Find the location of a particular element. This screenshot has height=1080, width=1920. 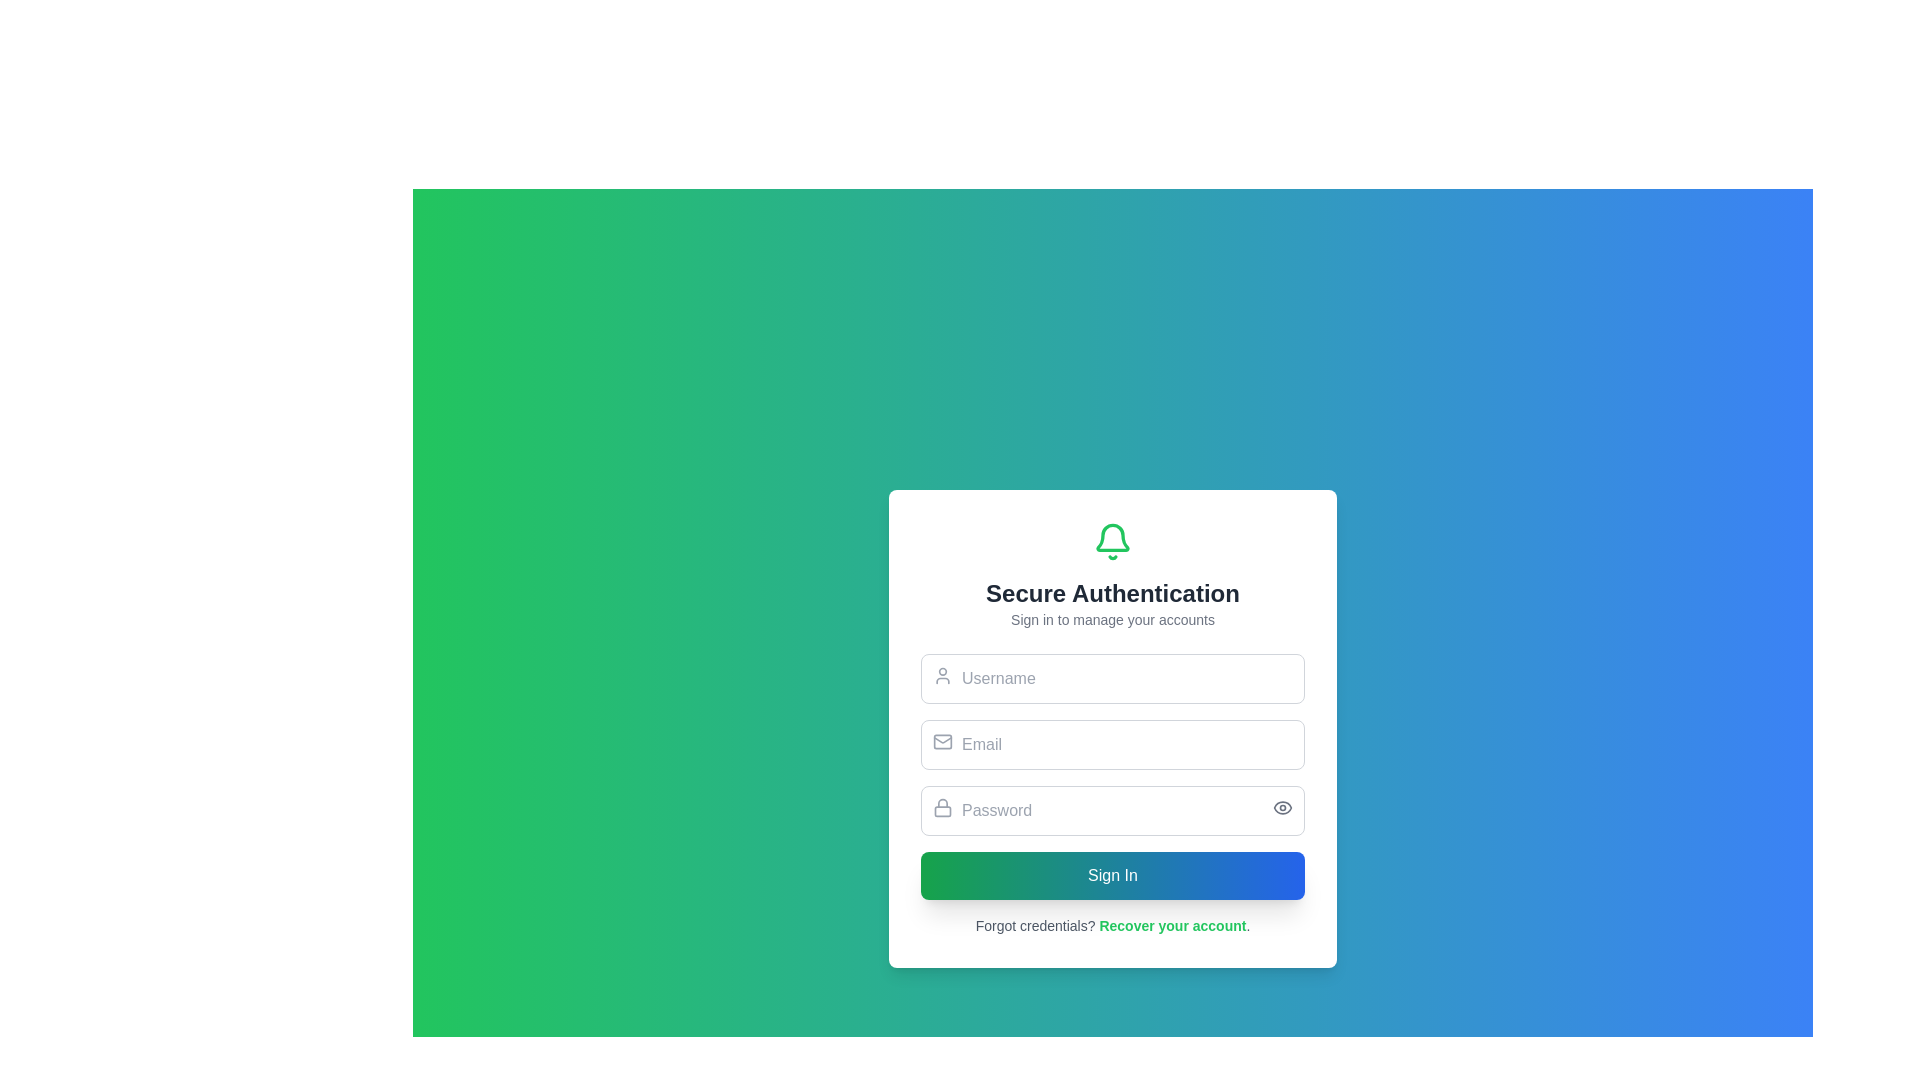

the icon that indicates the username input field, positioned at the top-left corner of the rectangular input box next to the placeholder text 'Username' is located at coordinates (941, 675).